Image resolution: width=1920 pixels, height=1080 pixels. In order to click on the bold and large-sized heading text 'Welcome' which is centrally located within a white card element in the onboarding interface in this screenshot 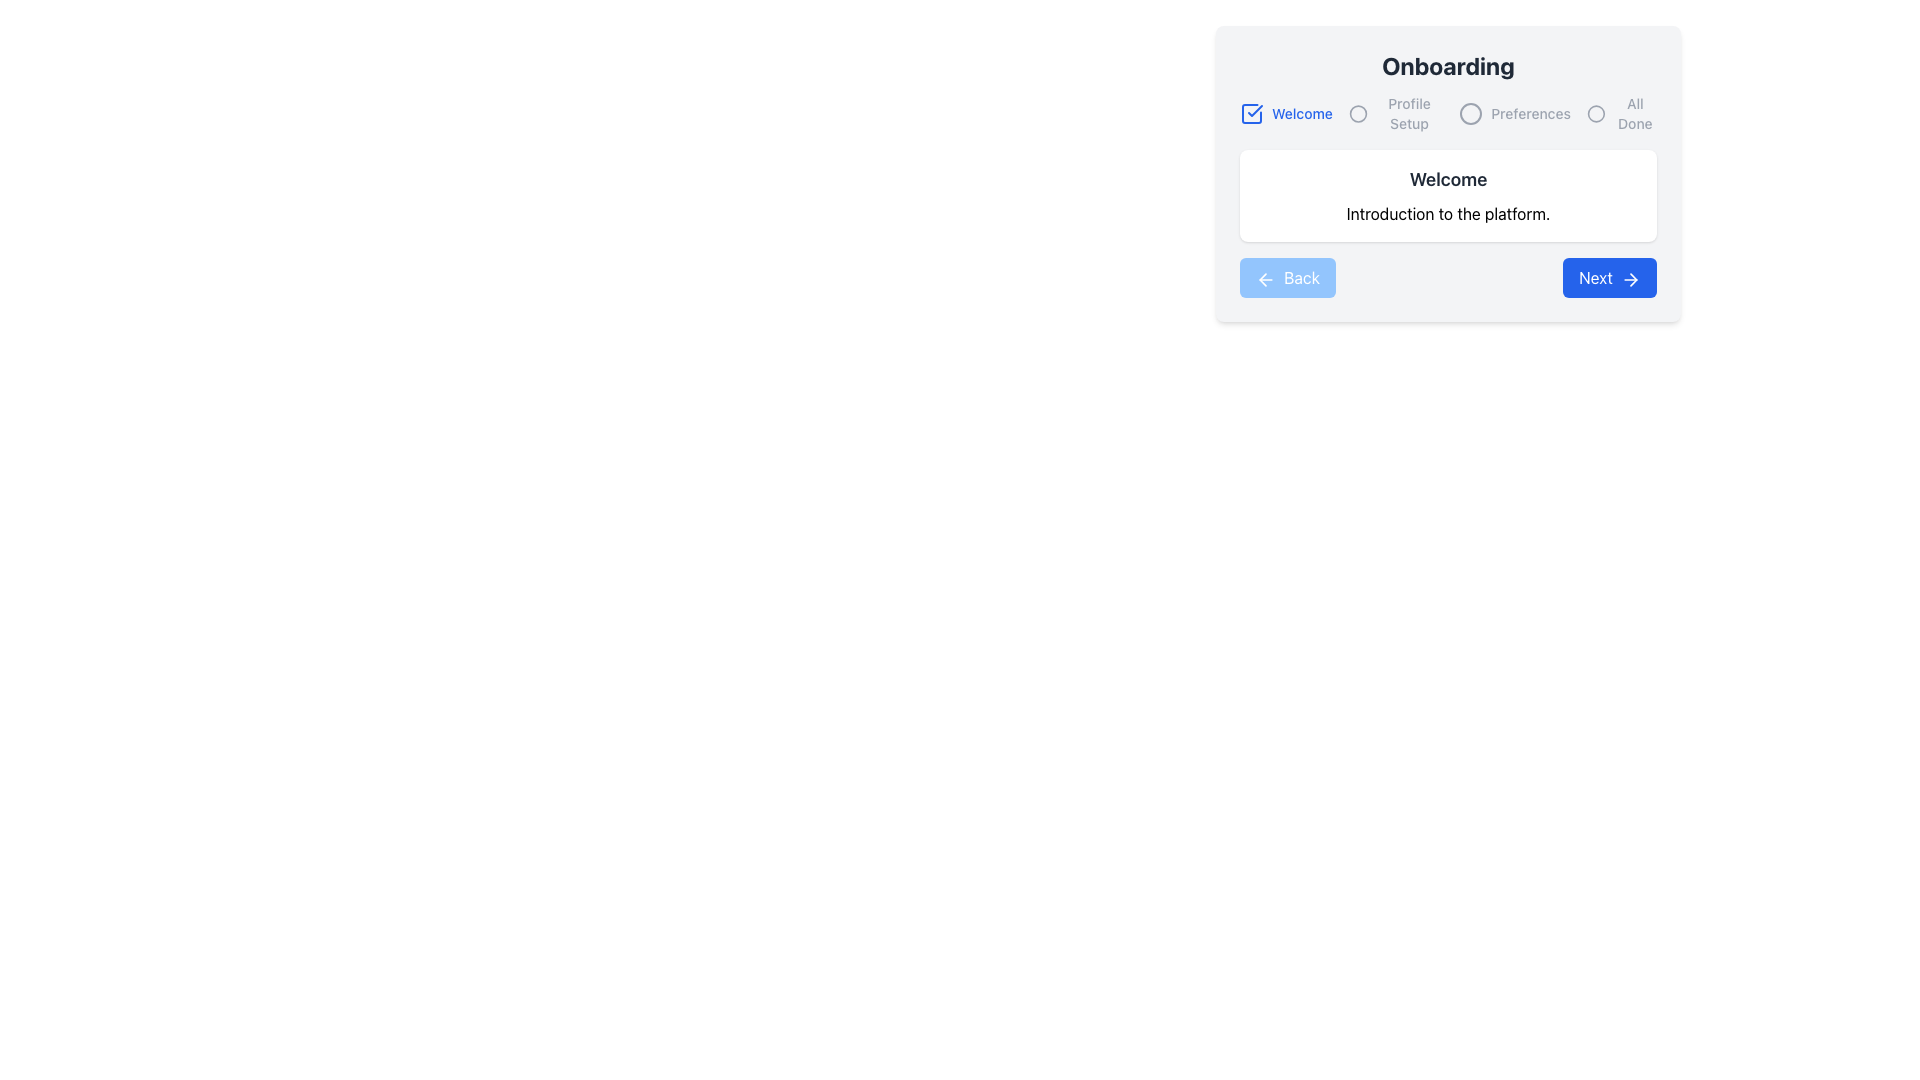, I will do `click(1448, 180)`.